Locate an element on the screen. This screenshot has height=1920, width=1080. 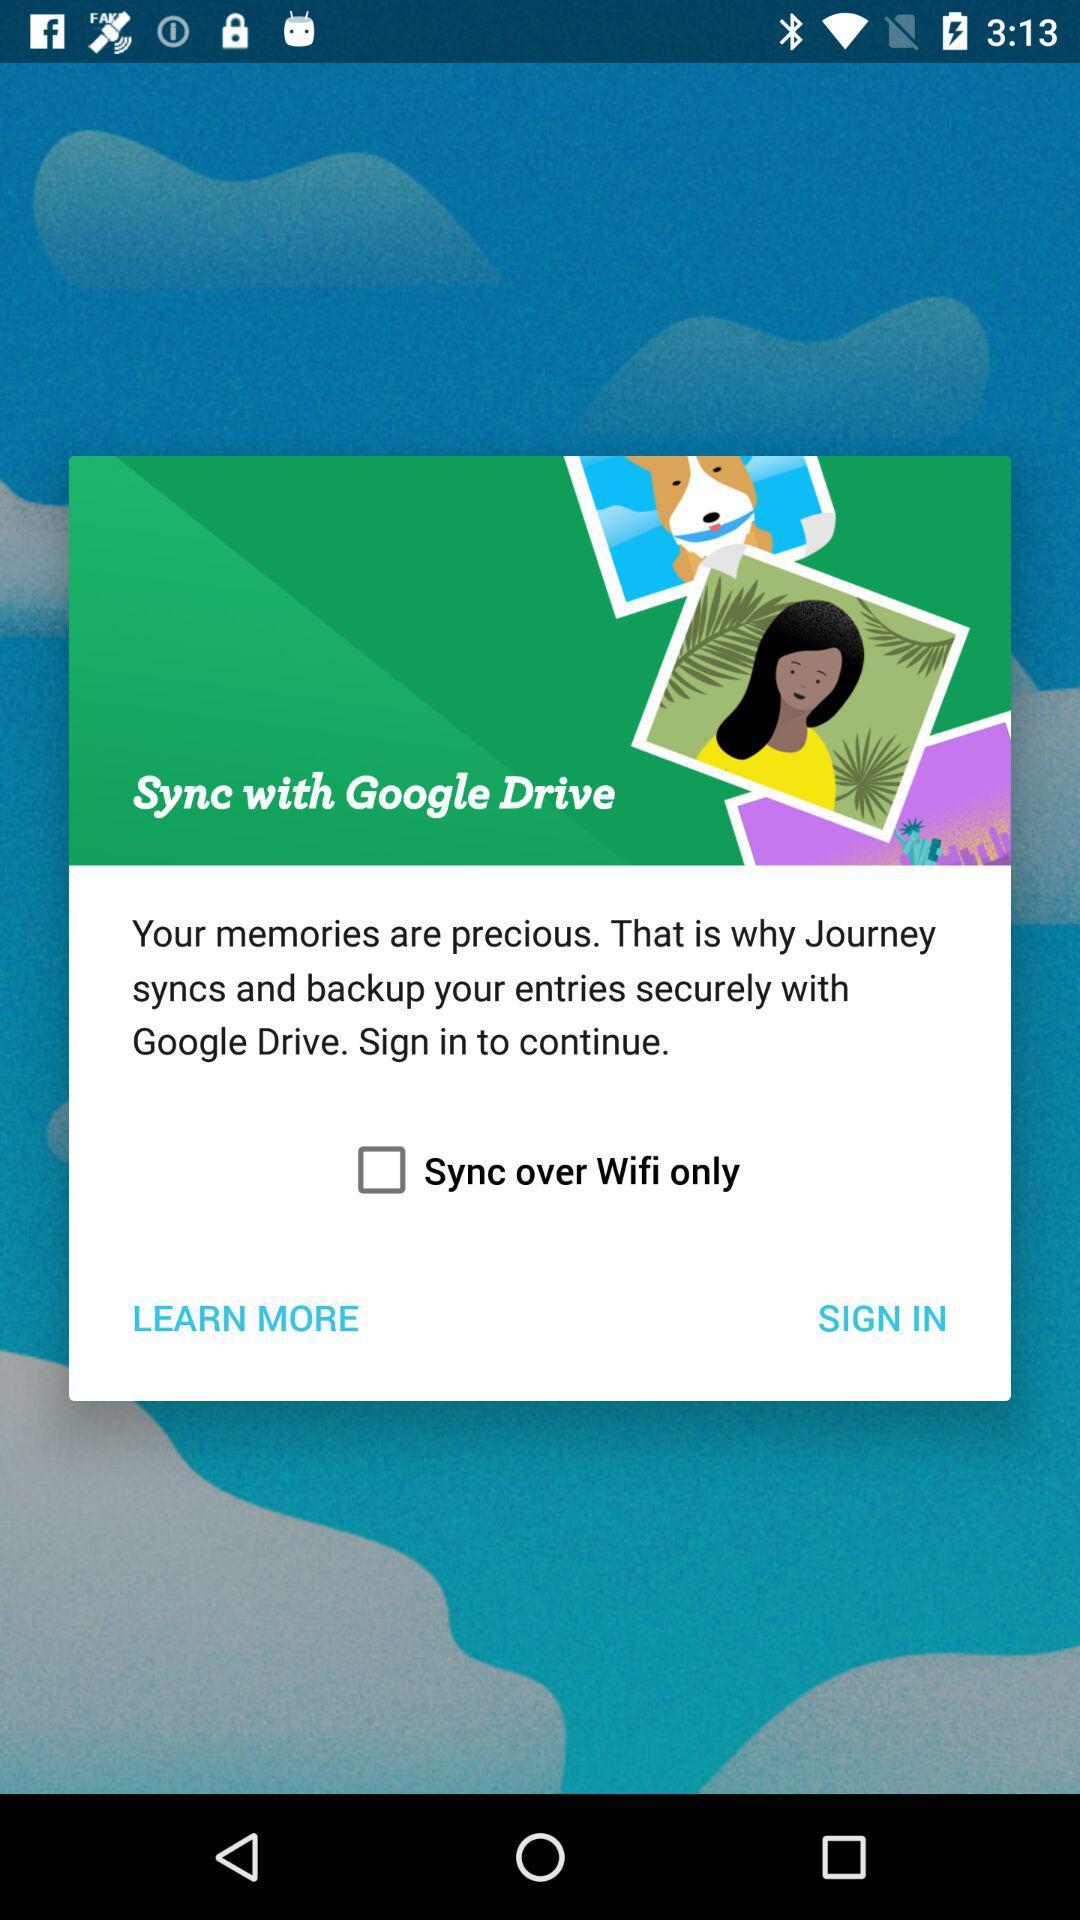
the item below the your memories are icon is located at coordinates (540, 1170).